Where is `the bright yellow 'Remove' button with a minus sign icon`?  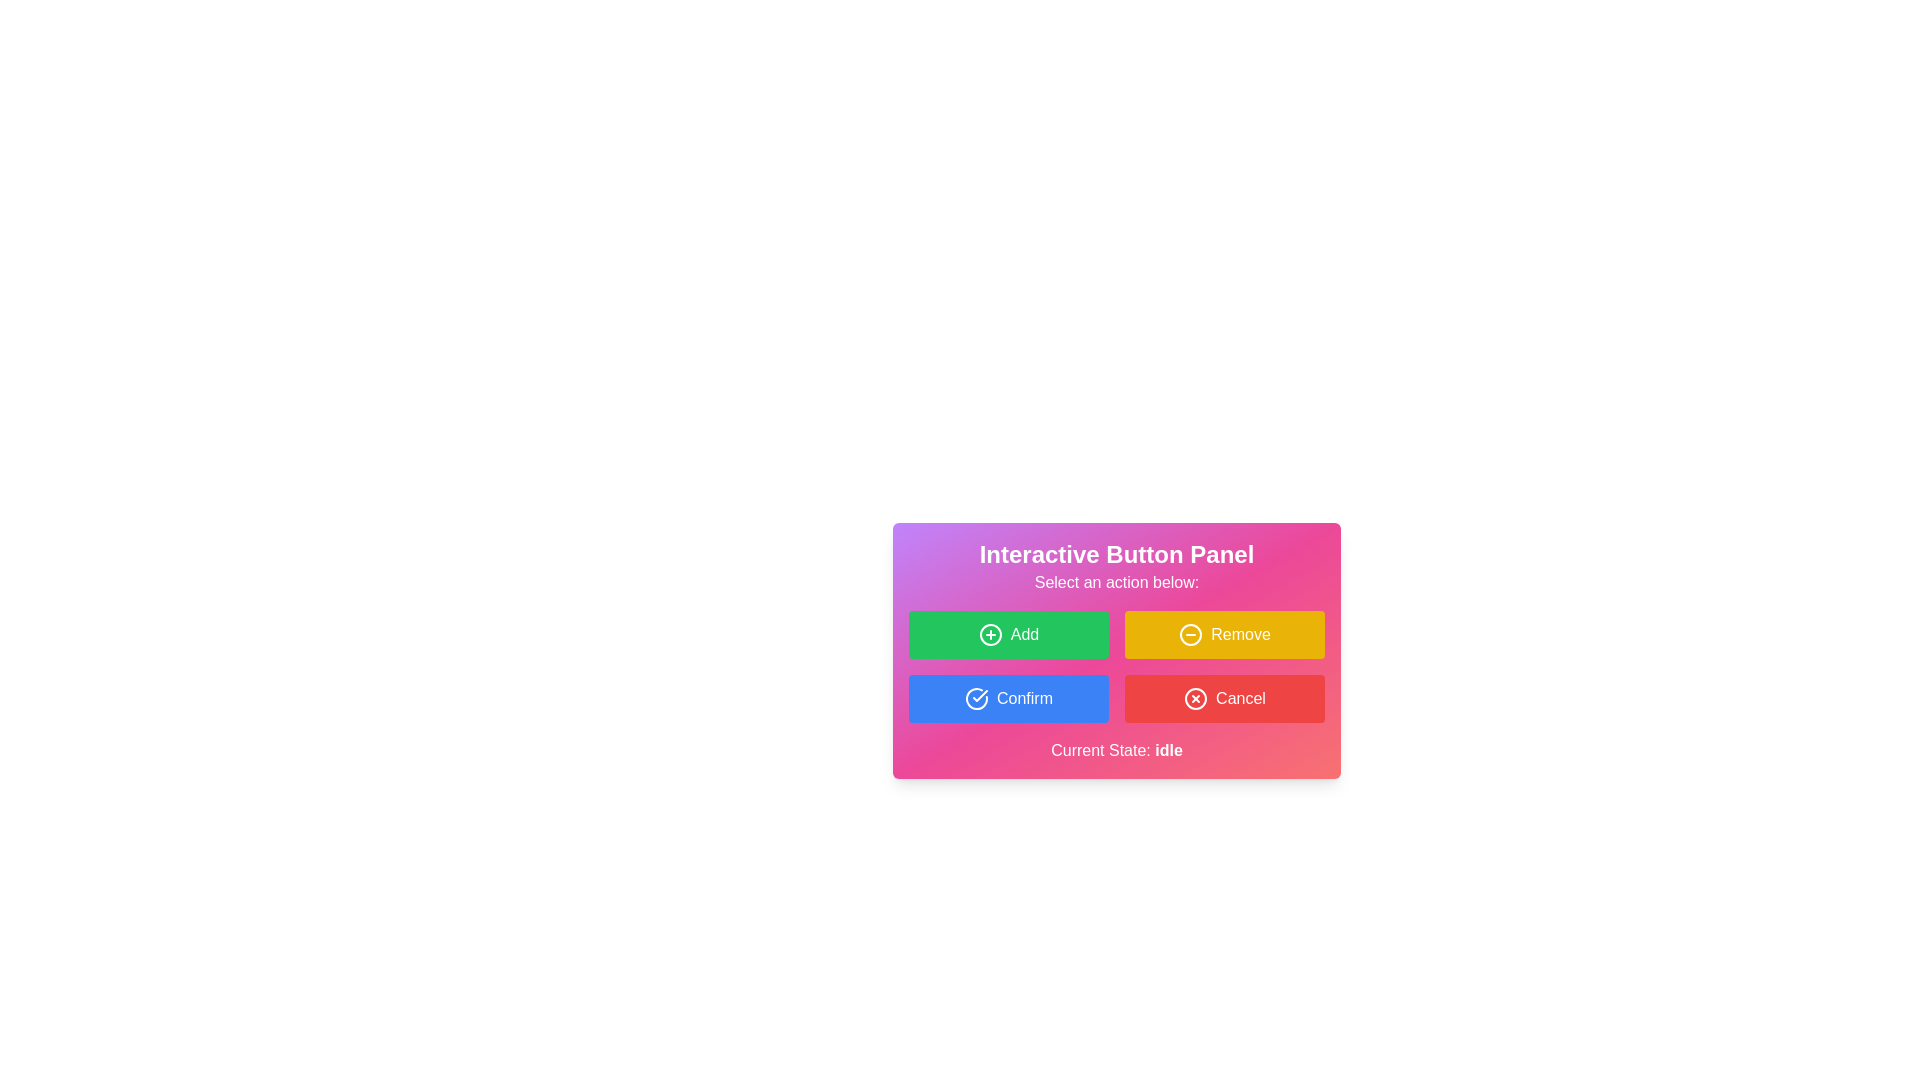
the bright yellow 'Remove' button with a minus sign icon is located at coordinates (1223, 635).